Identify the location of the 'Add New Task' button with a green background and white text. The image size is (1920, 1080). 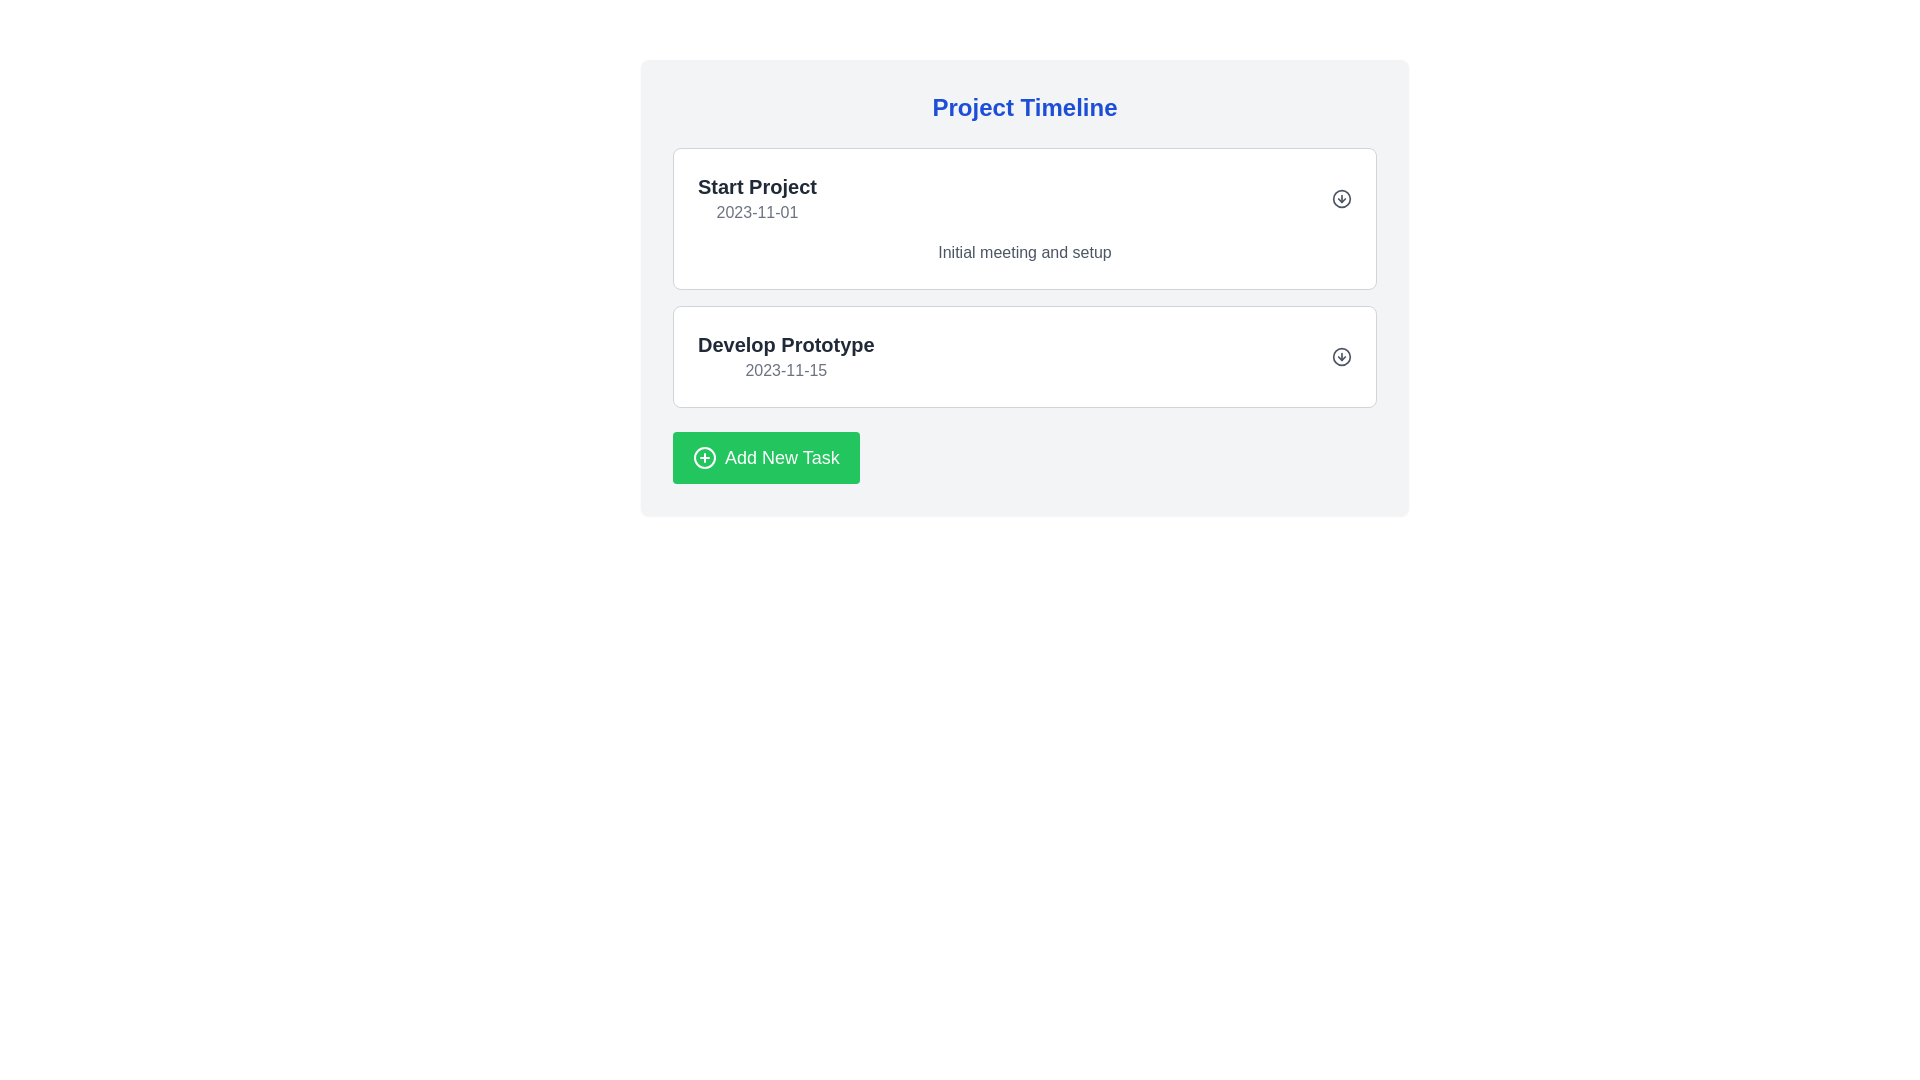
(765, 458).